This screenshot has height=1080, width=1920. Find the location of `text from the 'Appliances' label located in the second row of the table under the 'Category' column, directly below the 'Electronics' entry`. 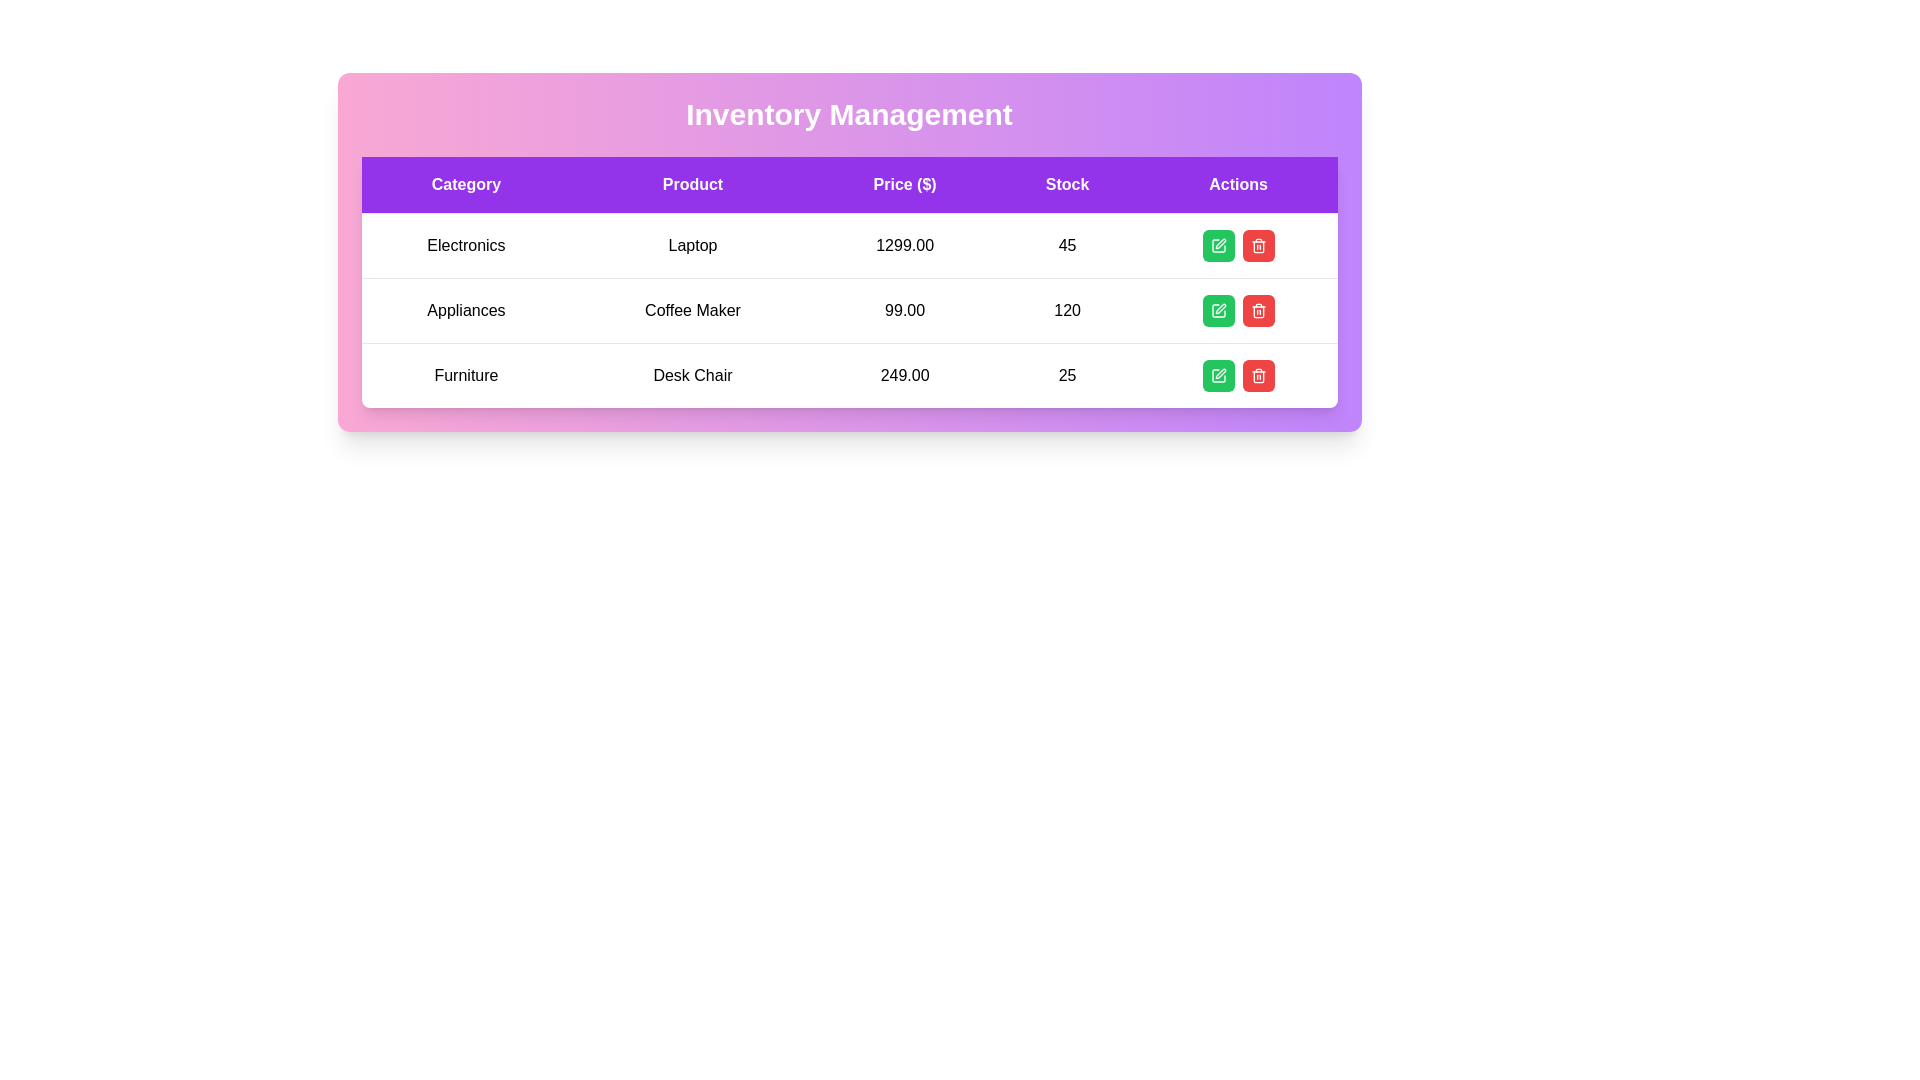

text from the 'Appliances' label located in the second row of the table under the 'Category' column, directly below the 'Electronics' entry is located at coordinates (465, 311).